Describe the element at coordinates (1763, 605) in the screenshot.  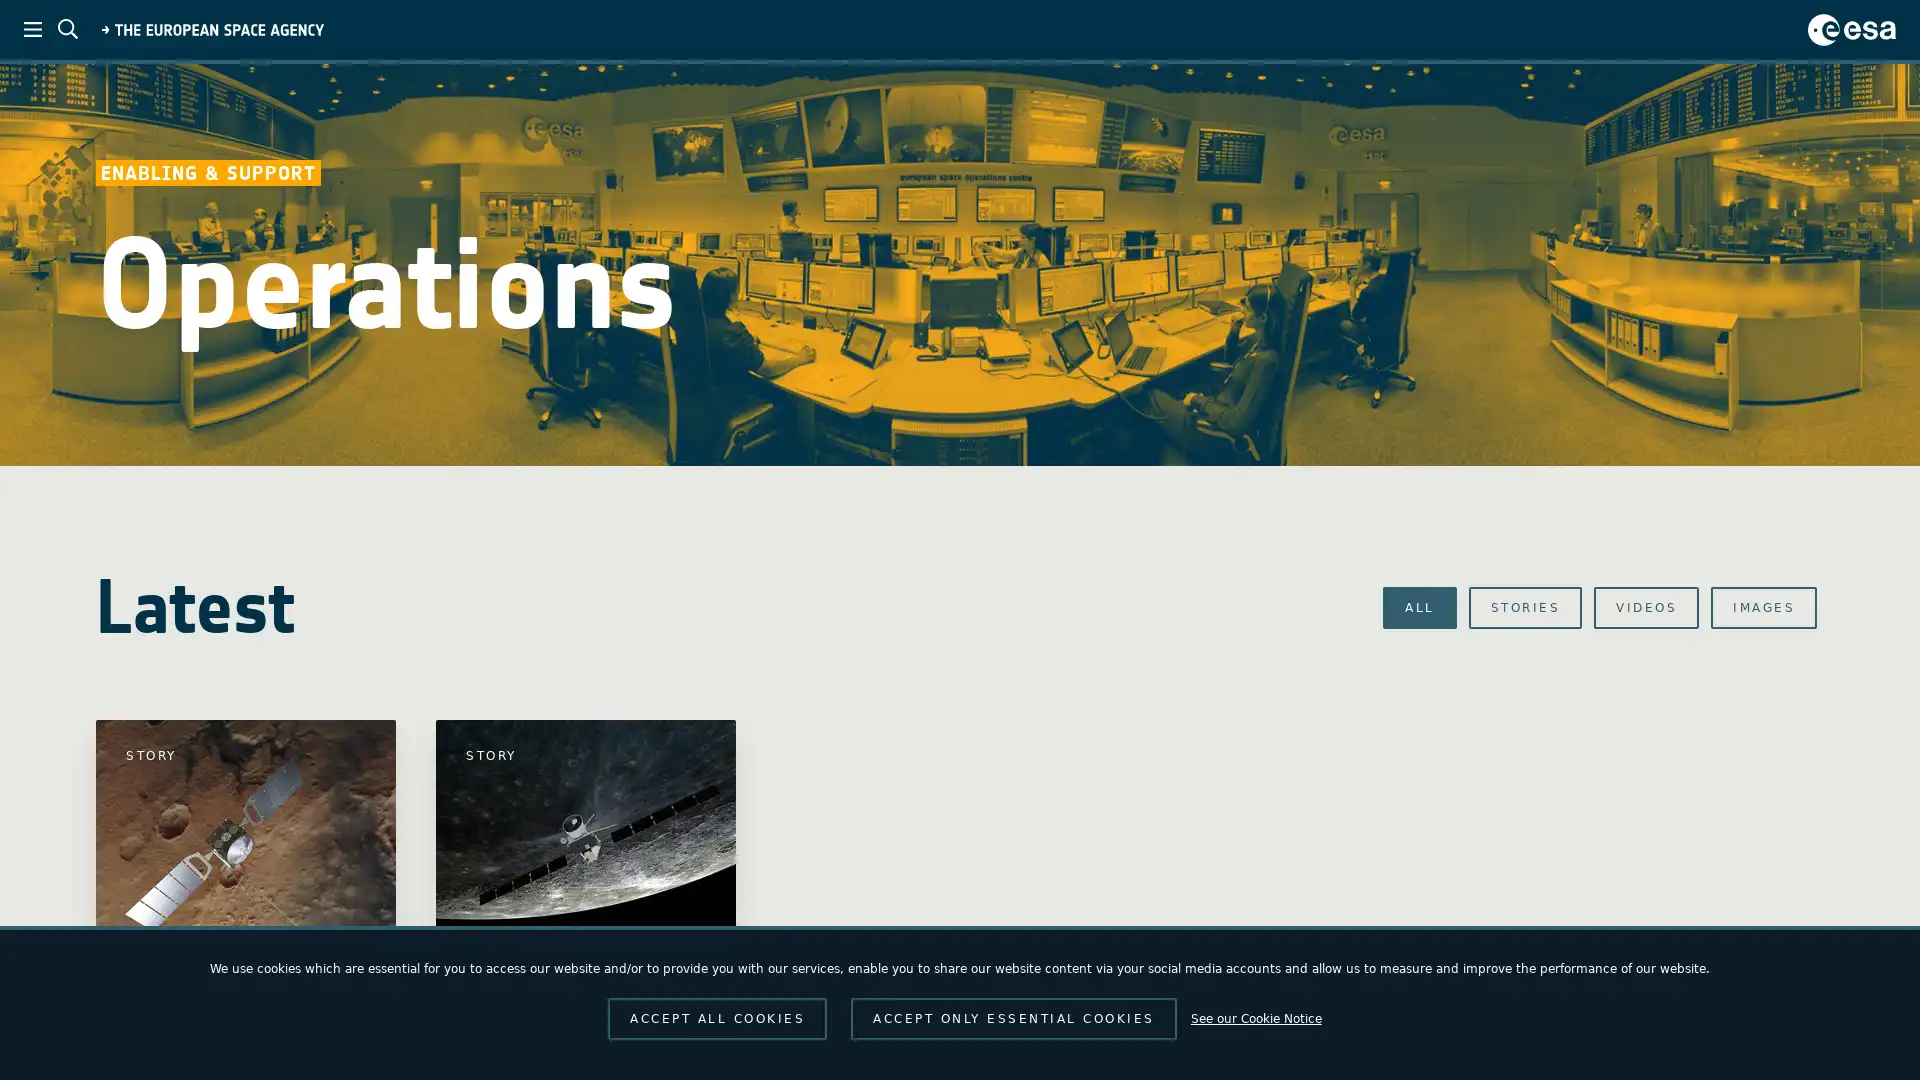
I see `IMAGES` at that location.